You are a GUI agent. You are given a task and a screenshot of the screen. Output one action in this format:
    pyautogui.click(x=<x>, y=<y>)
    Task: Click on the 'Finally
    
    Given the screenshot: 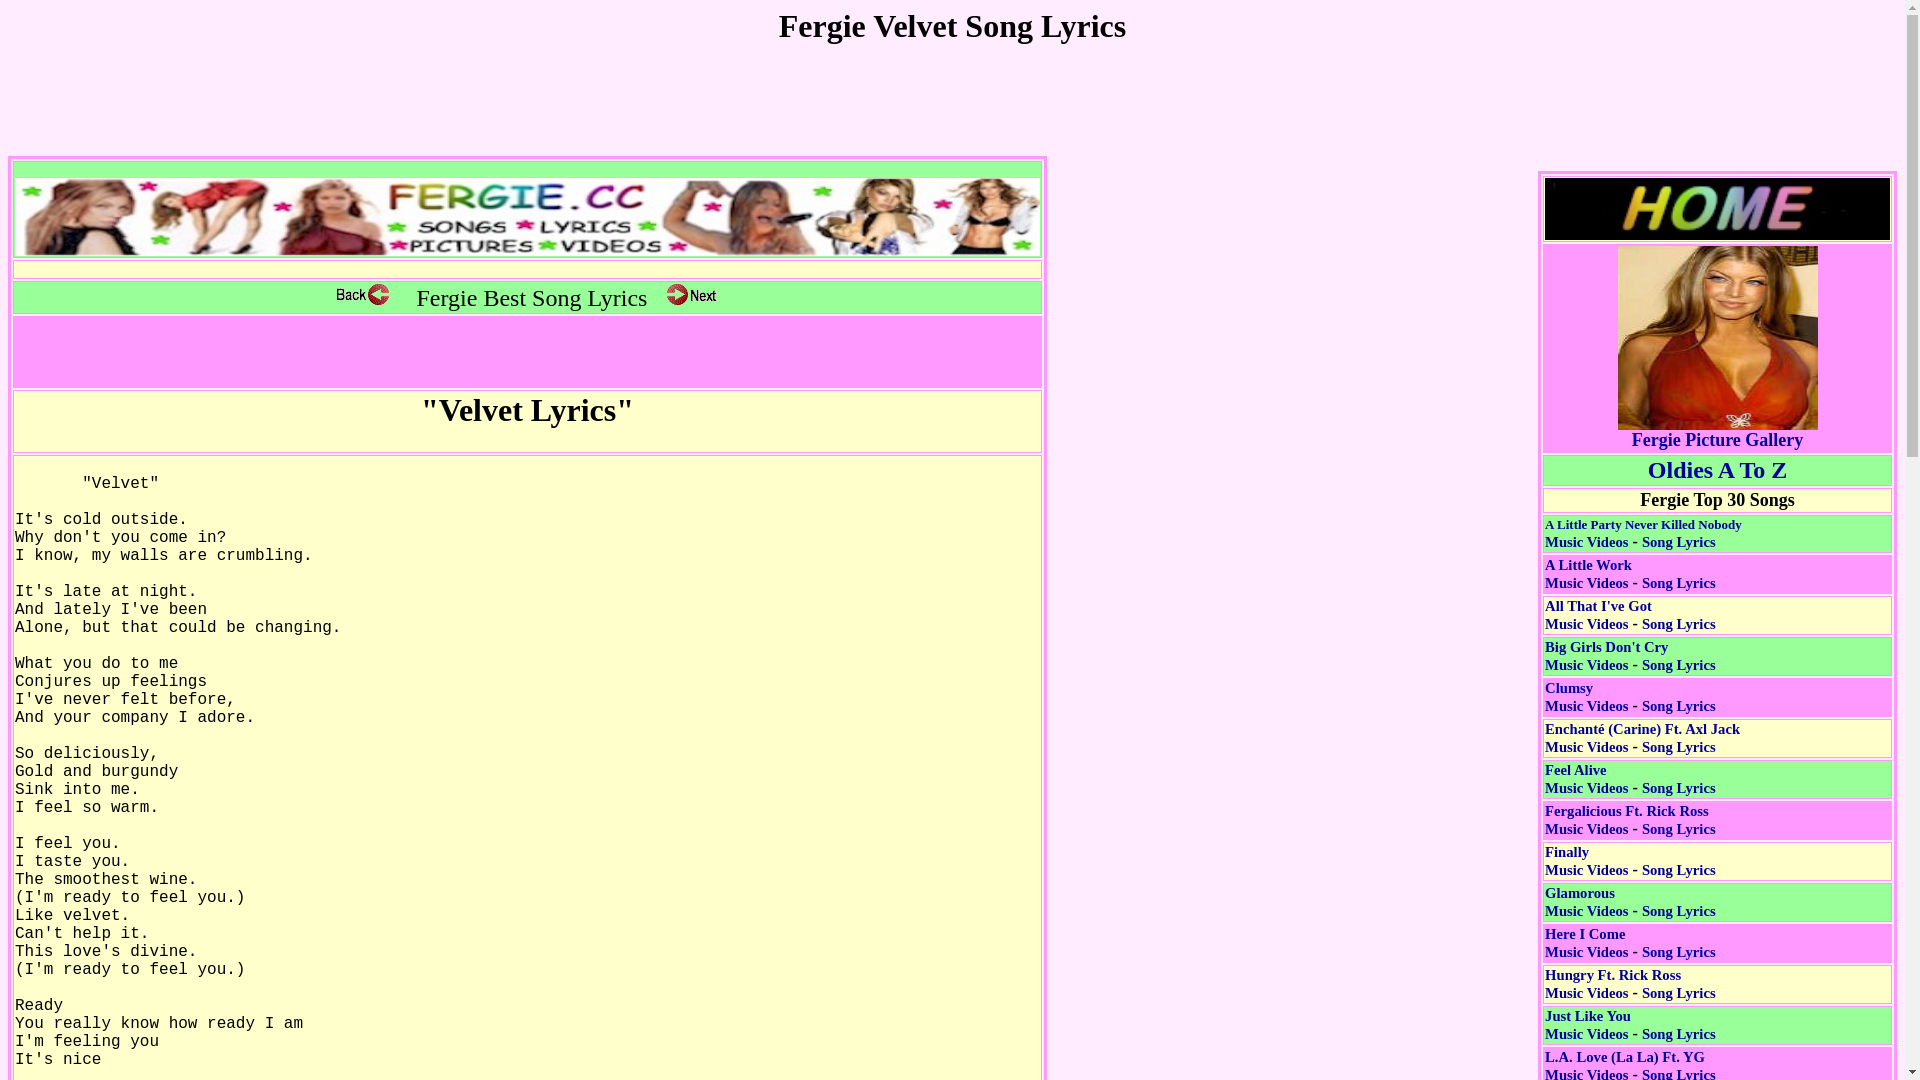 What is the action you would take?
    pyautogui.click(x=1585, y=859)
    